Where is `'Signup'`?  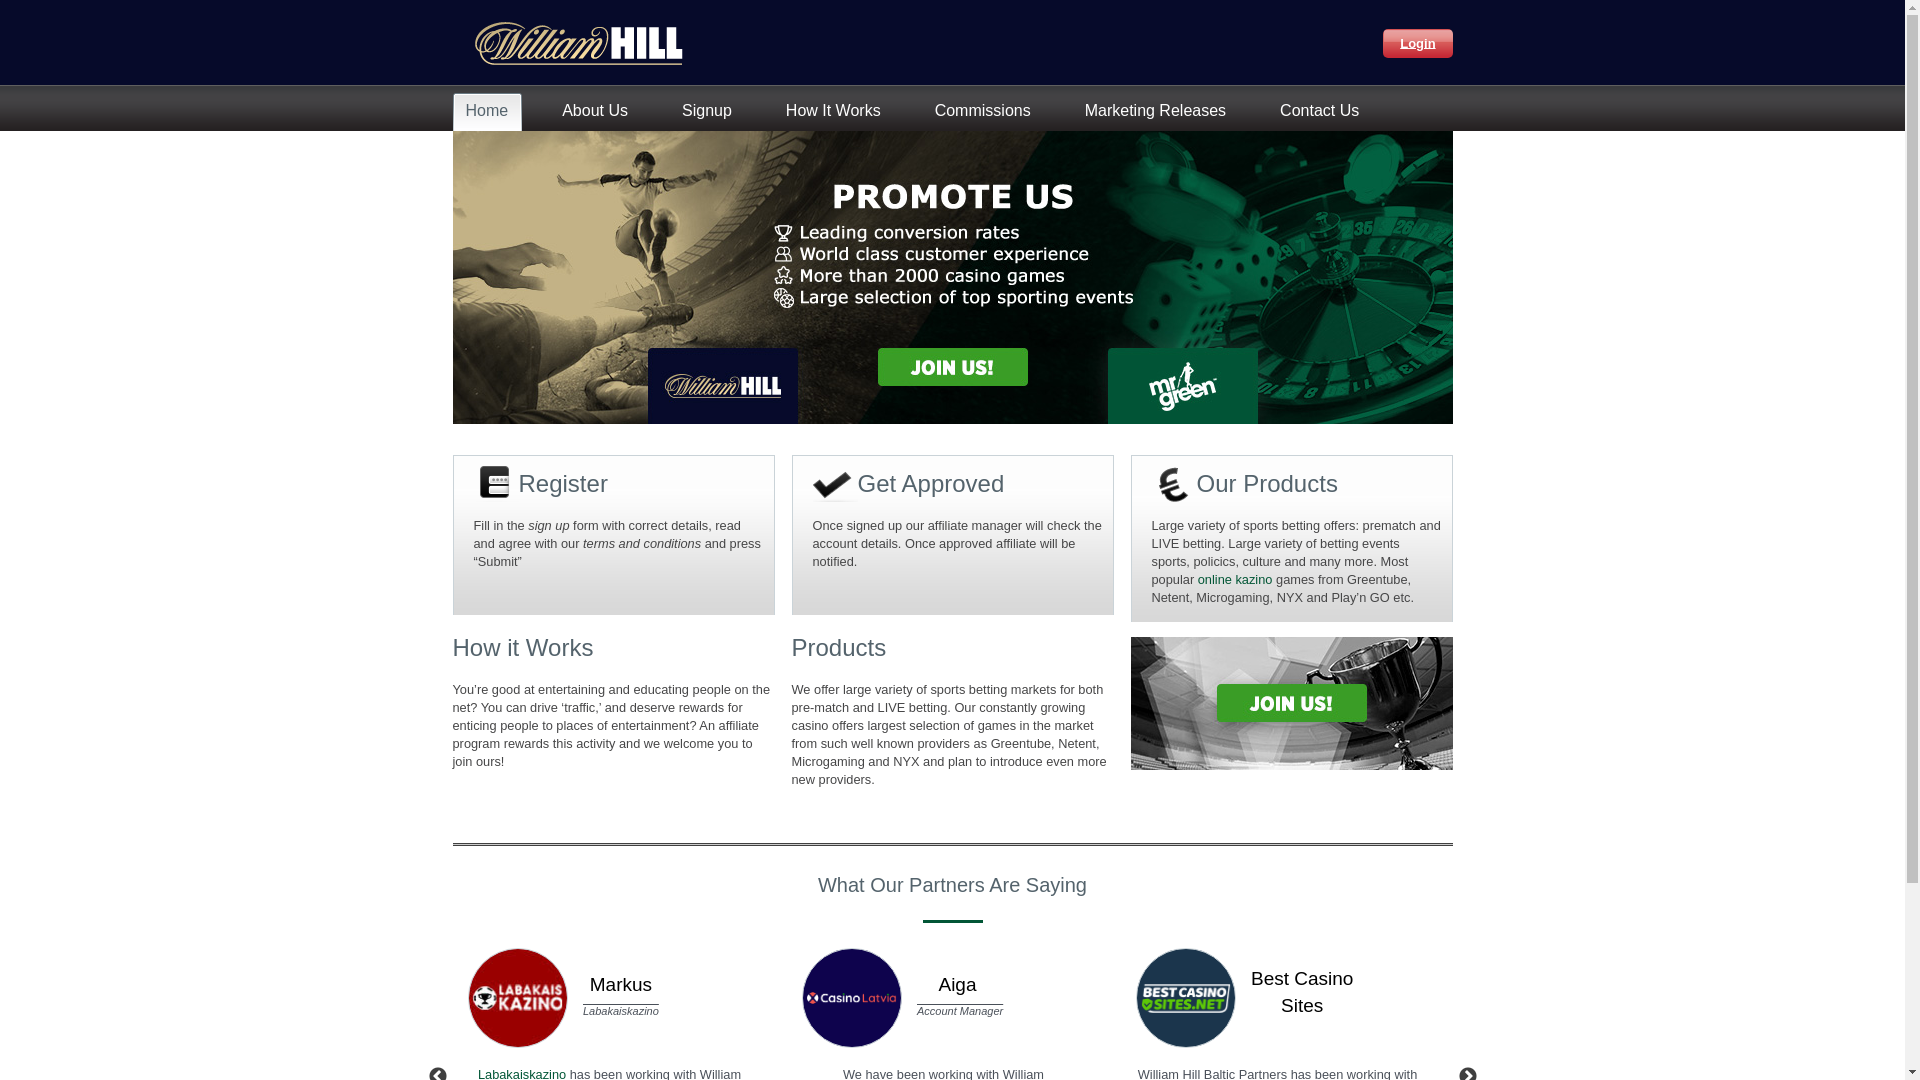
'Signup' is located at coordinates (711, 111).